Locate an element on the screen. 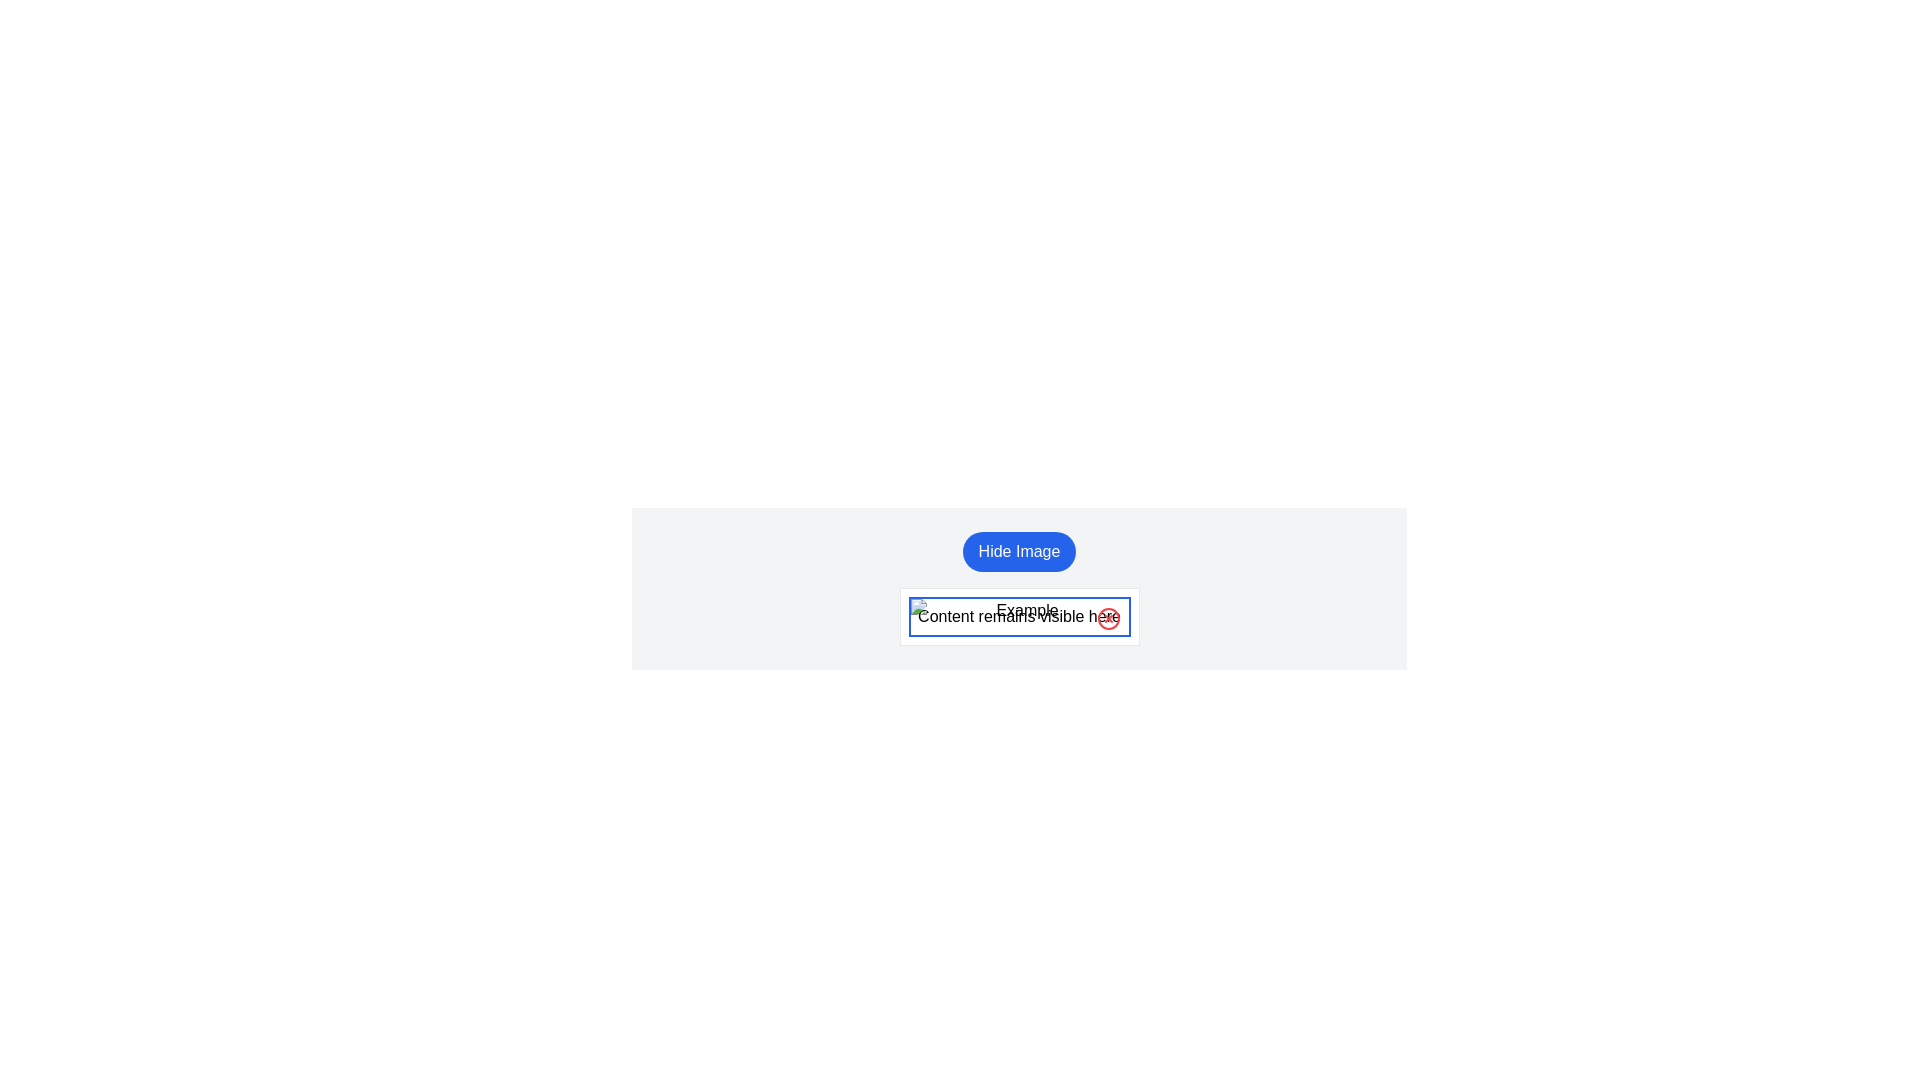 The height and width of the screenshot is (1080, 1920). the blue button labeled 'Hide Image' is located at coordinates (1019, 551).